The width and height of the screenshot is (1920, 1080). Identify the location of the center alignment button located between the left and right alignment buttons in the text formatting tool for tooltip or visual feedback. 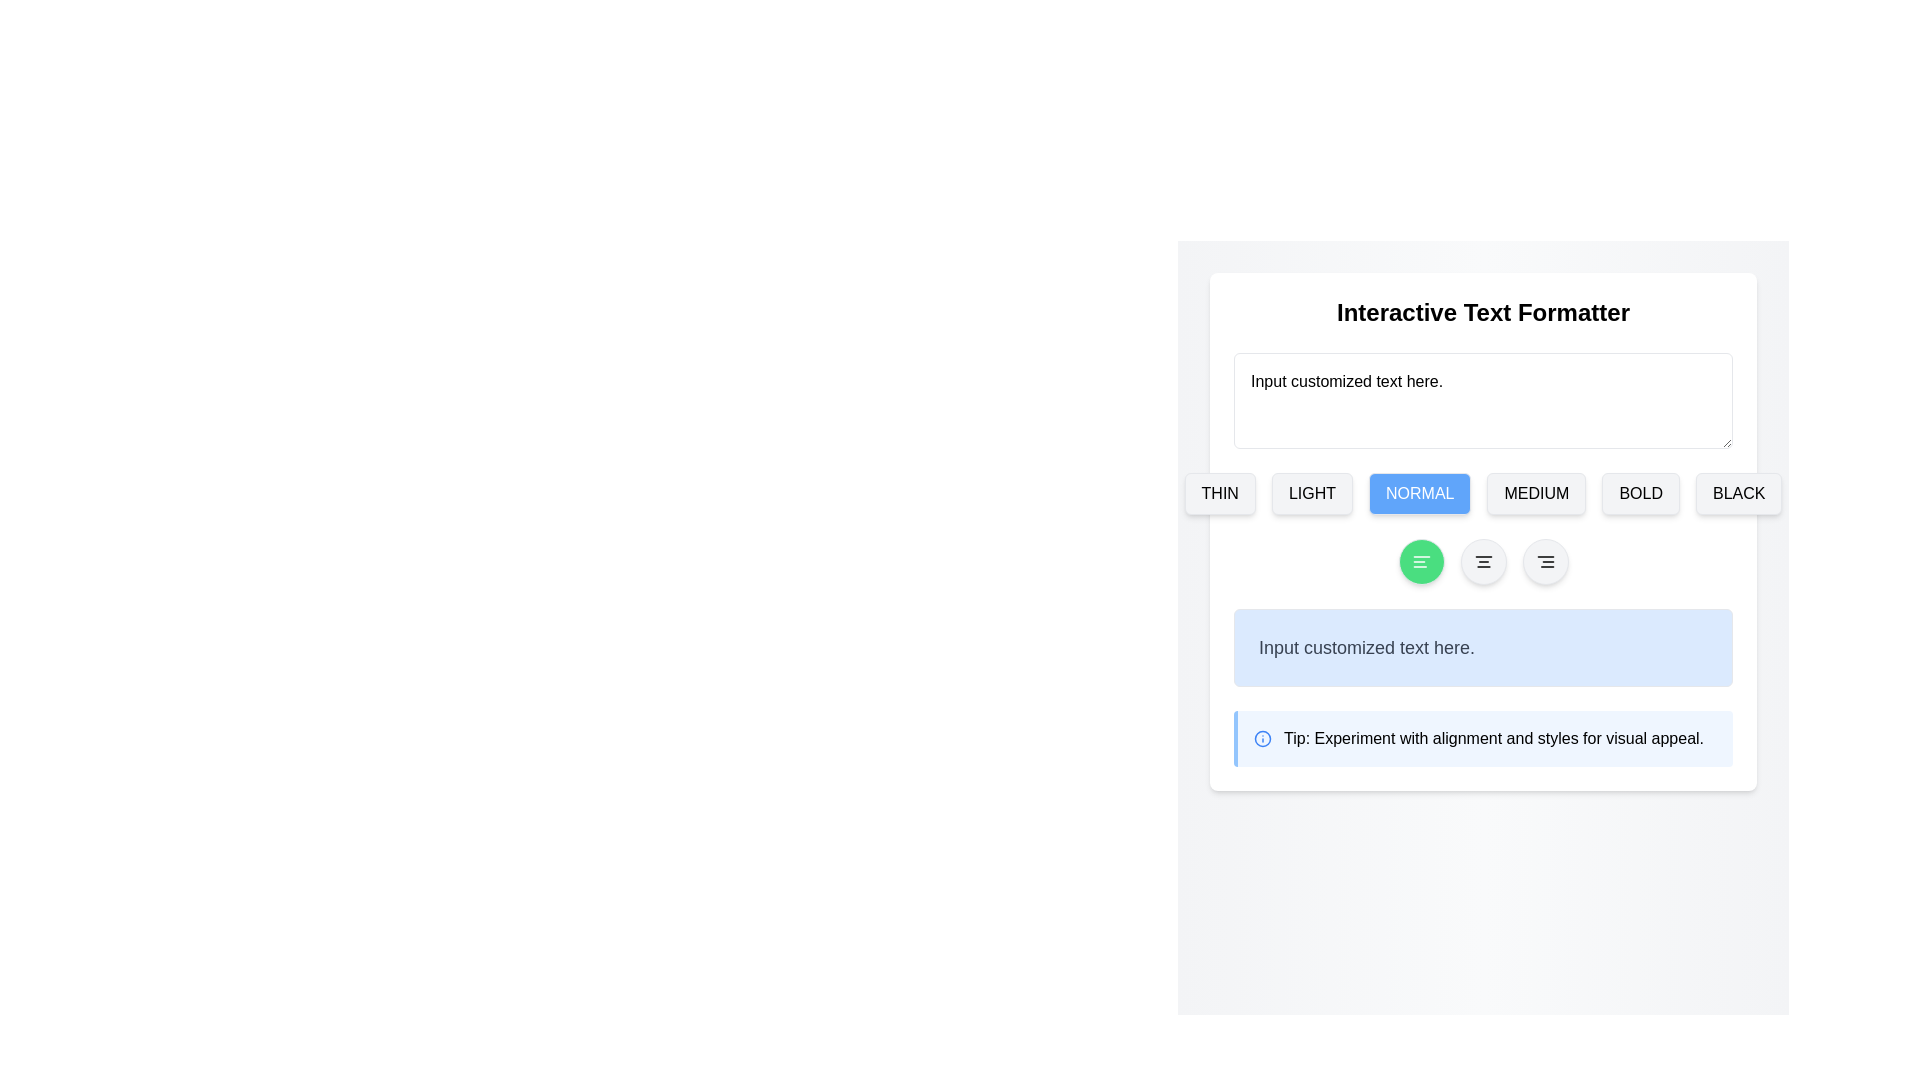
(1483, 562).